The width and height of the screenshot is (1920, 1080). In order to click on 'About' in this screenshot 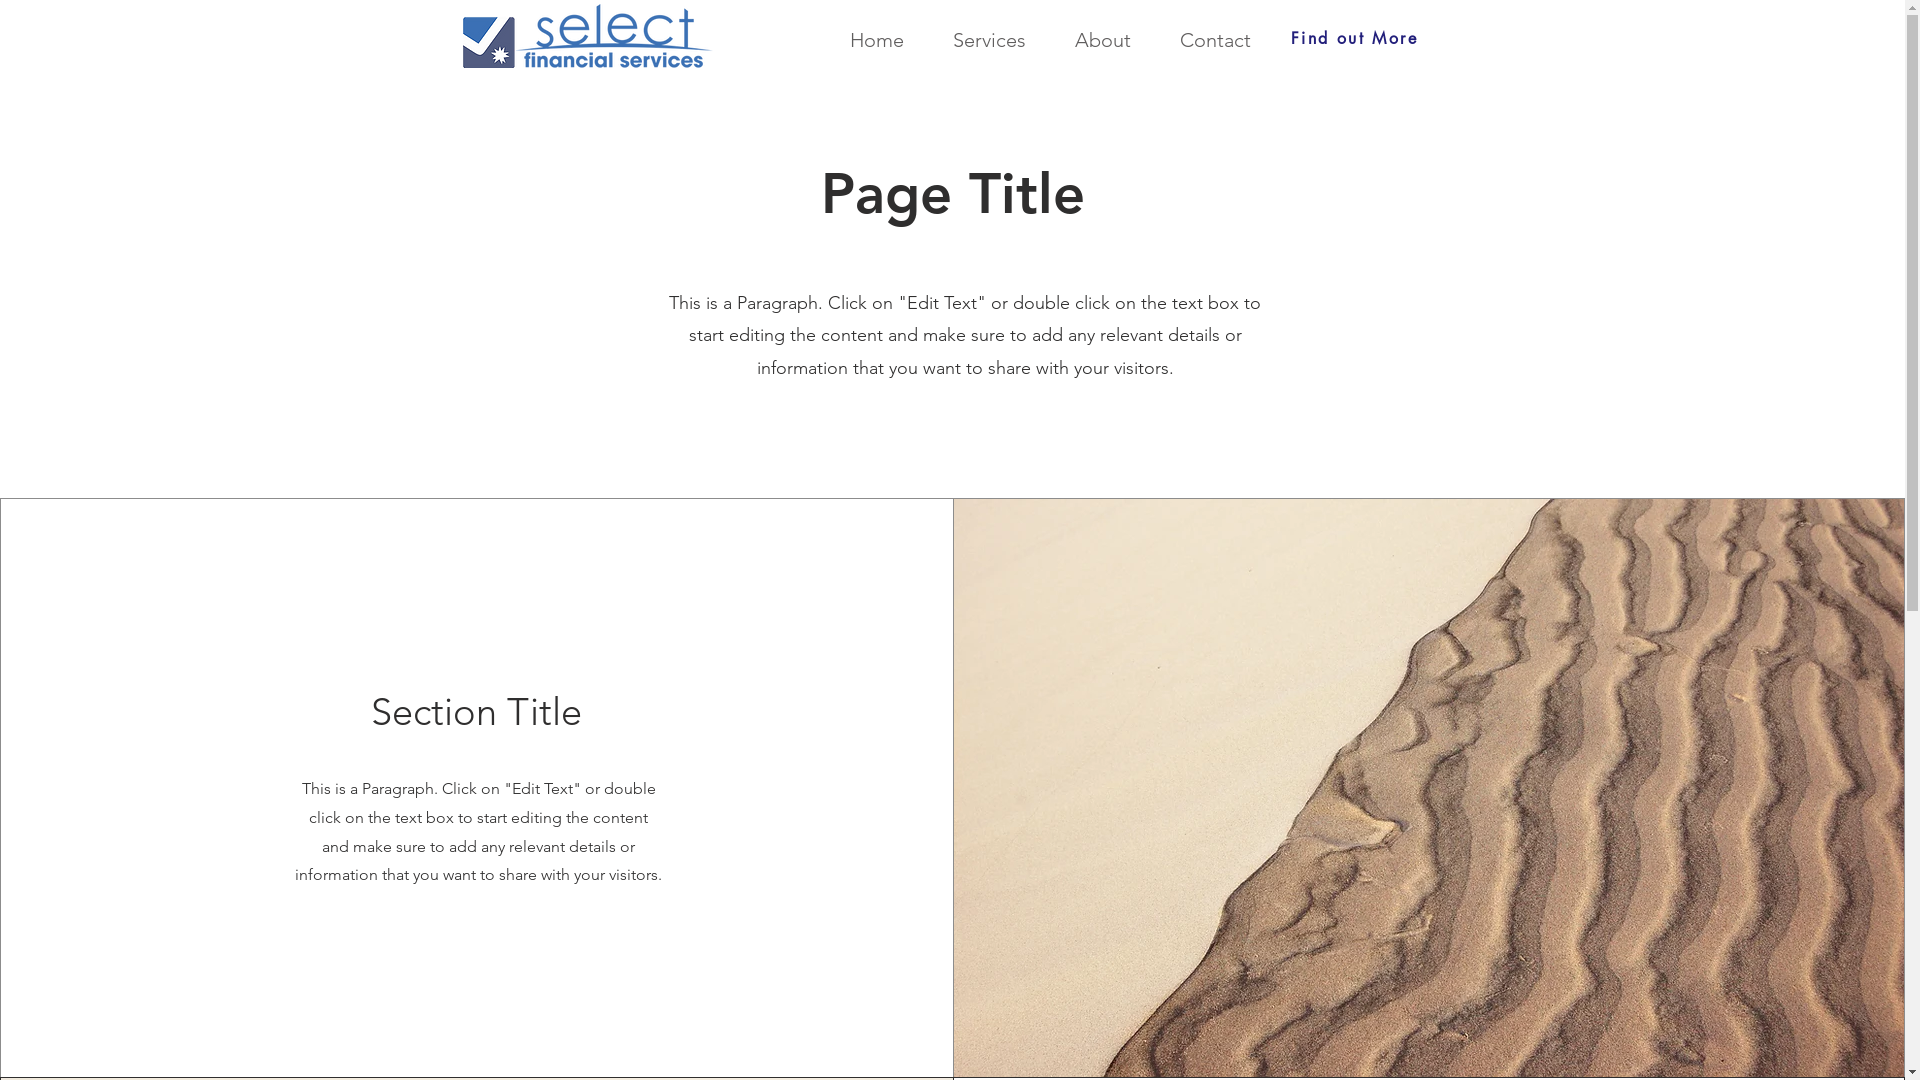, I will do `click(1091, 40)`.